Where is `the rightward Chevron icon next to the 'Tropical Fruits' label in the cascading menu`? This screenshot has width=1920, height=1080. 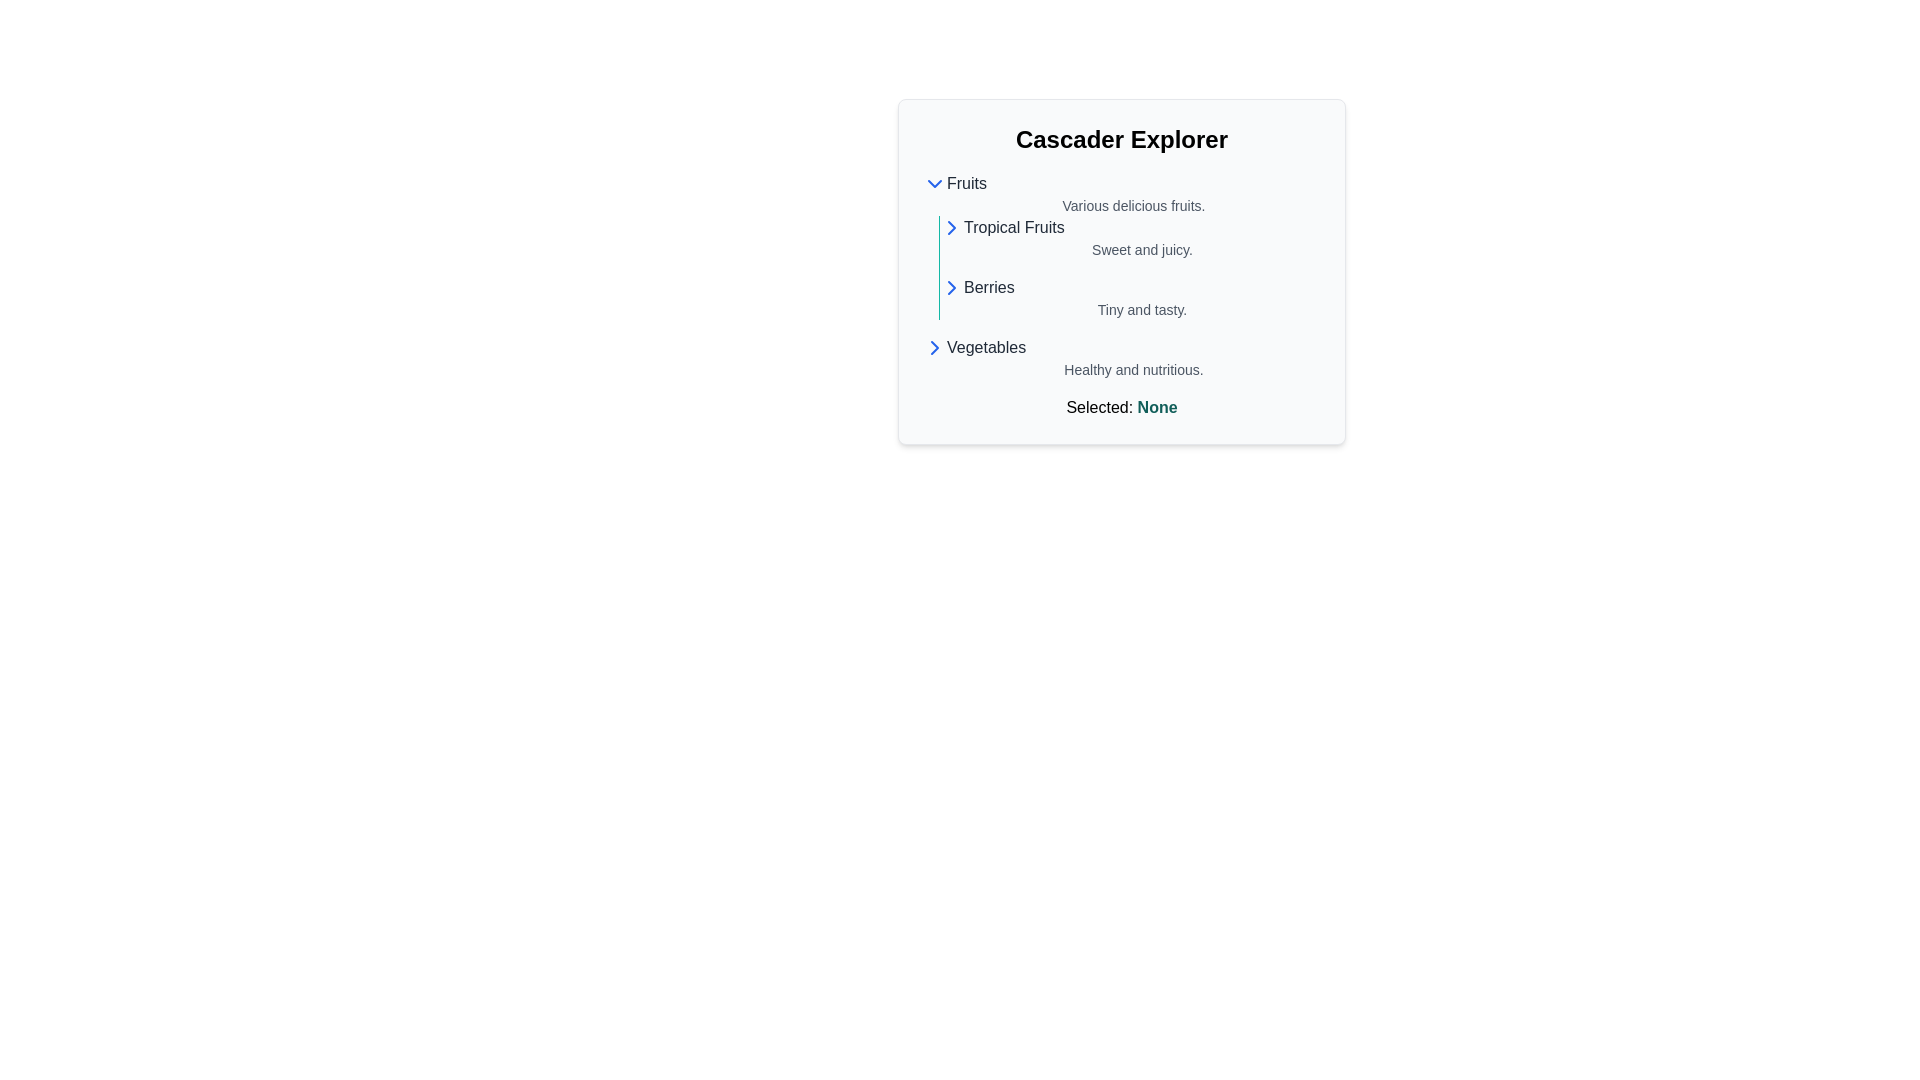
the rightward Chevron icon next to the 'Tropical Fruits' label in the cascading menu is located at coordinates (934, 346).